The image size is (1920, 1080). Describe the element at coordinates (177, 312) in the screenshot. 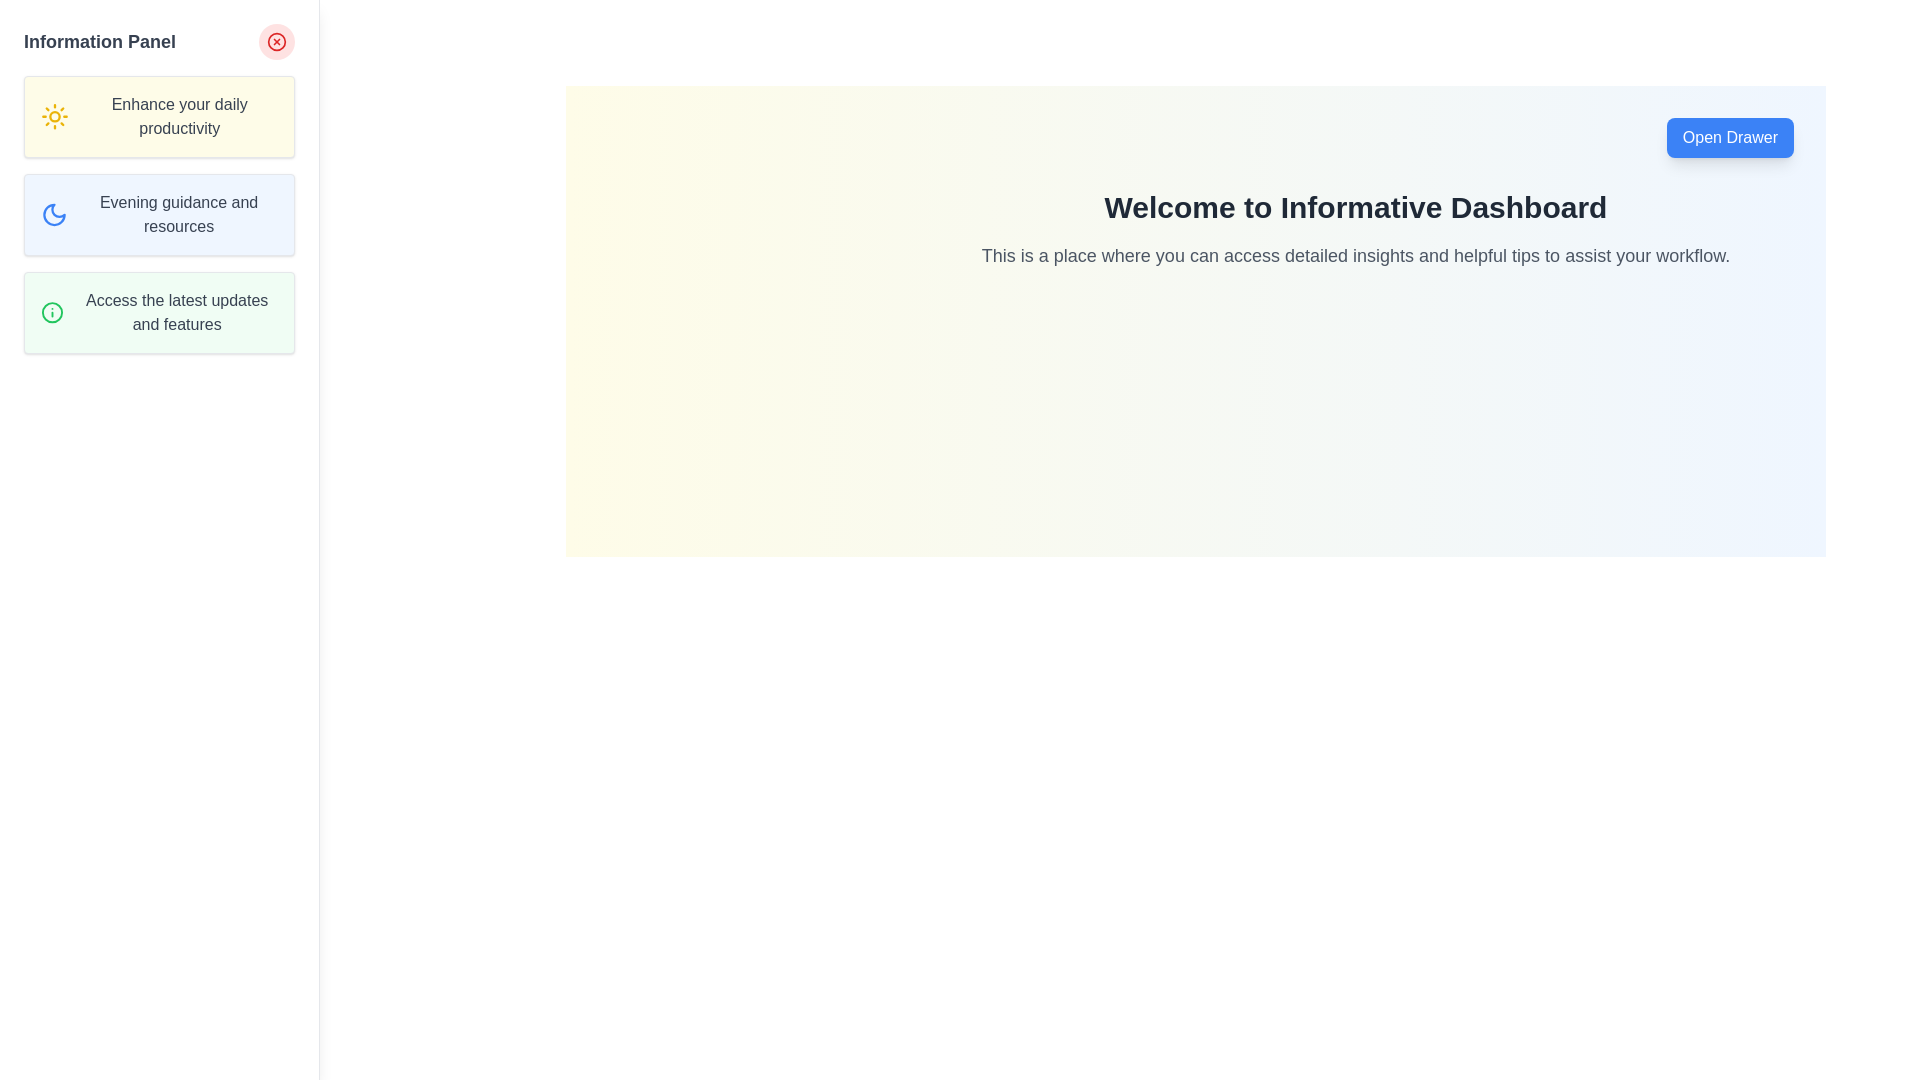

I see `the static text that provides information about accessing updates and features, located in the third row of the sidebar within a light green box under the 'Information Panel' section` at that location.